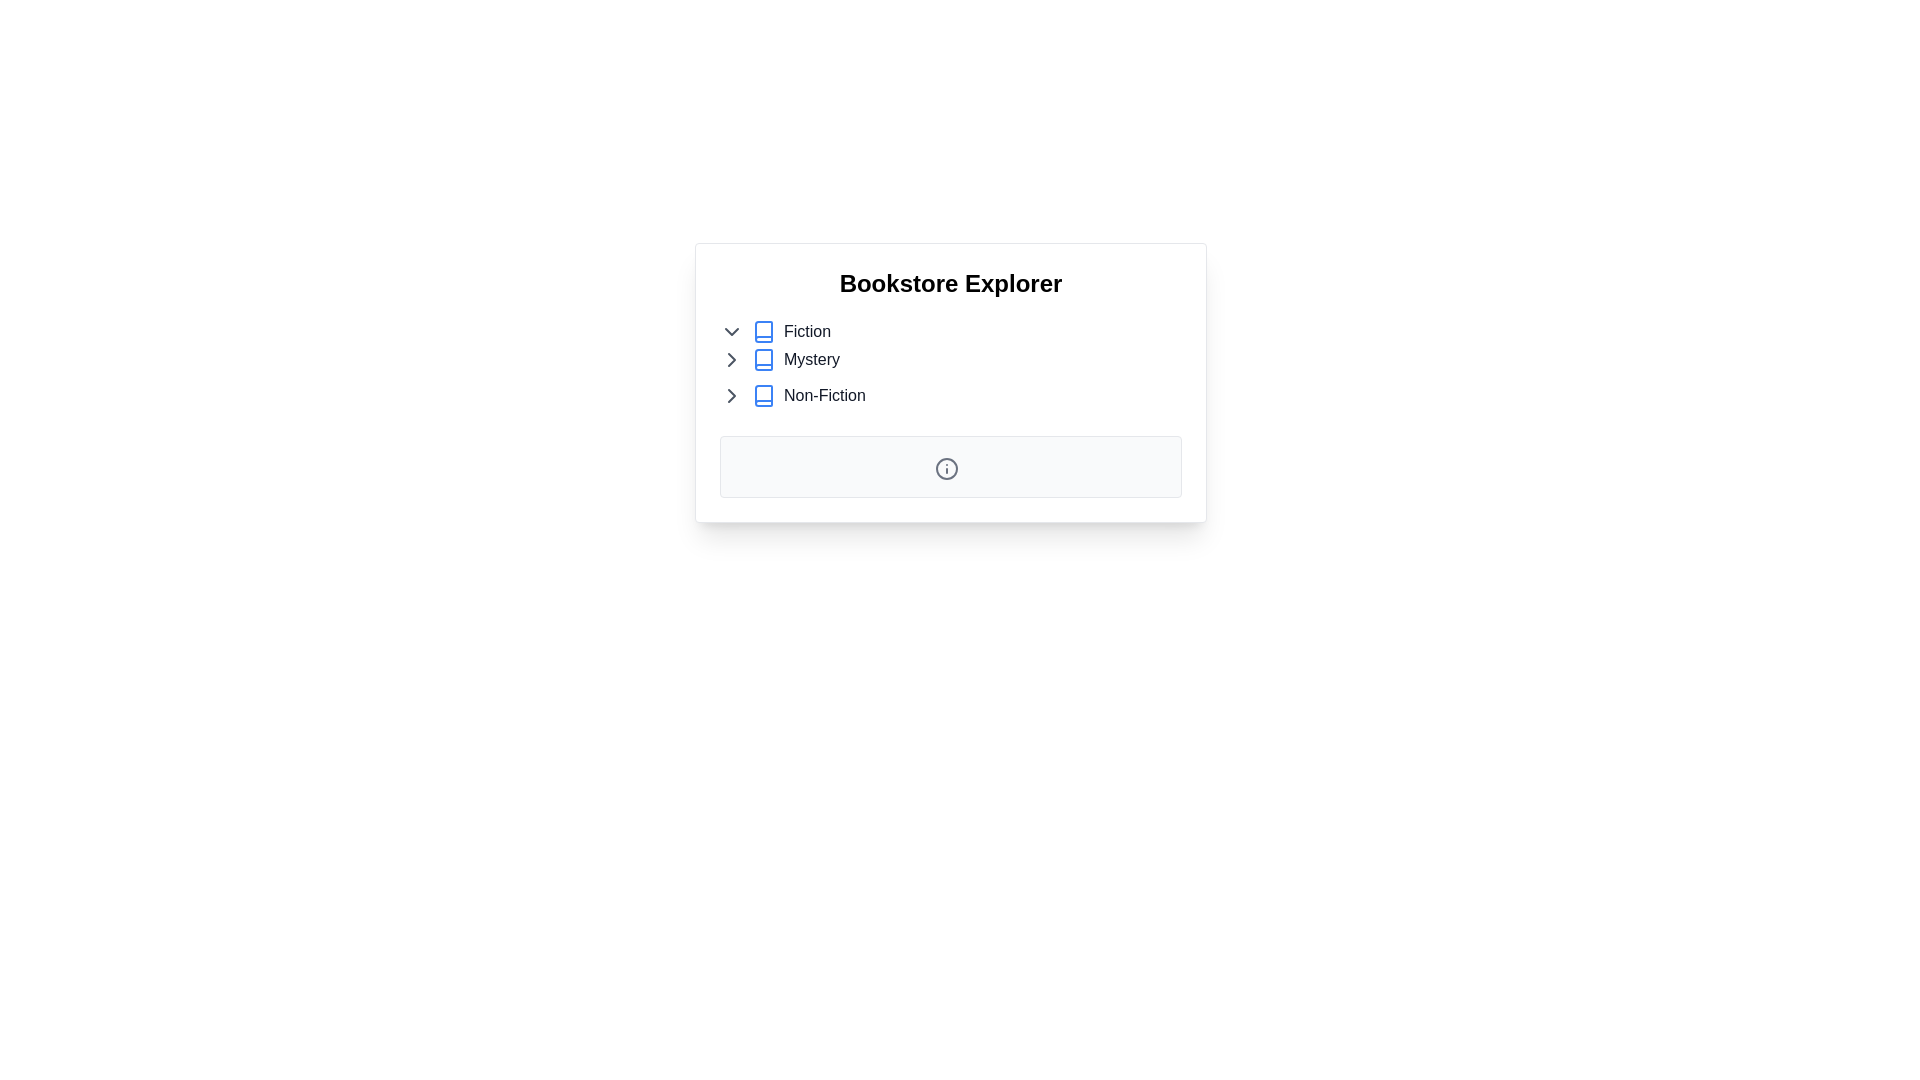 This screenshot has height=1080, width=1920. What do you see at coordinates (762, 396) in the screenshot?
I see `the 'Non-Fiction' icon in the 'Bookstore Explorer' list by clicking it` at bounding box center [762, 396].